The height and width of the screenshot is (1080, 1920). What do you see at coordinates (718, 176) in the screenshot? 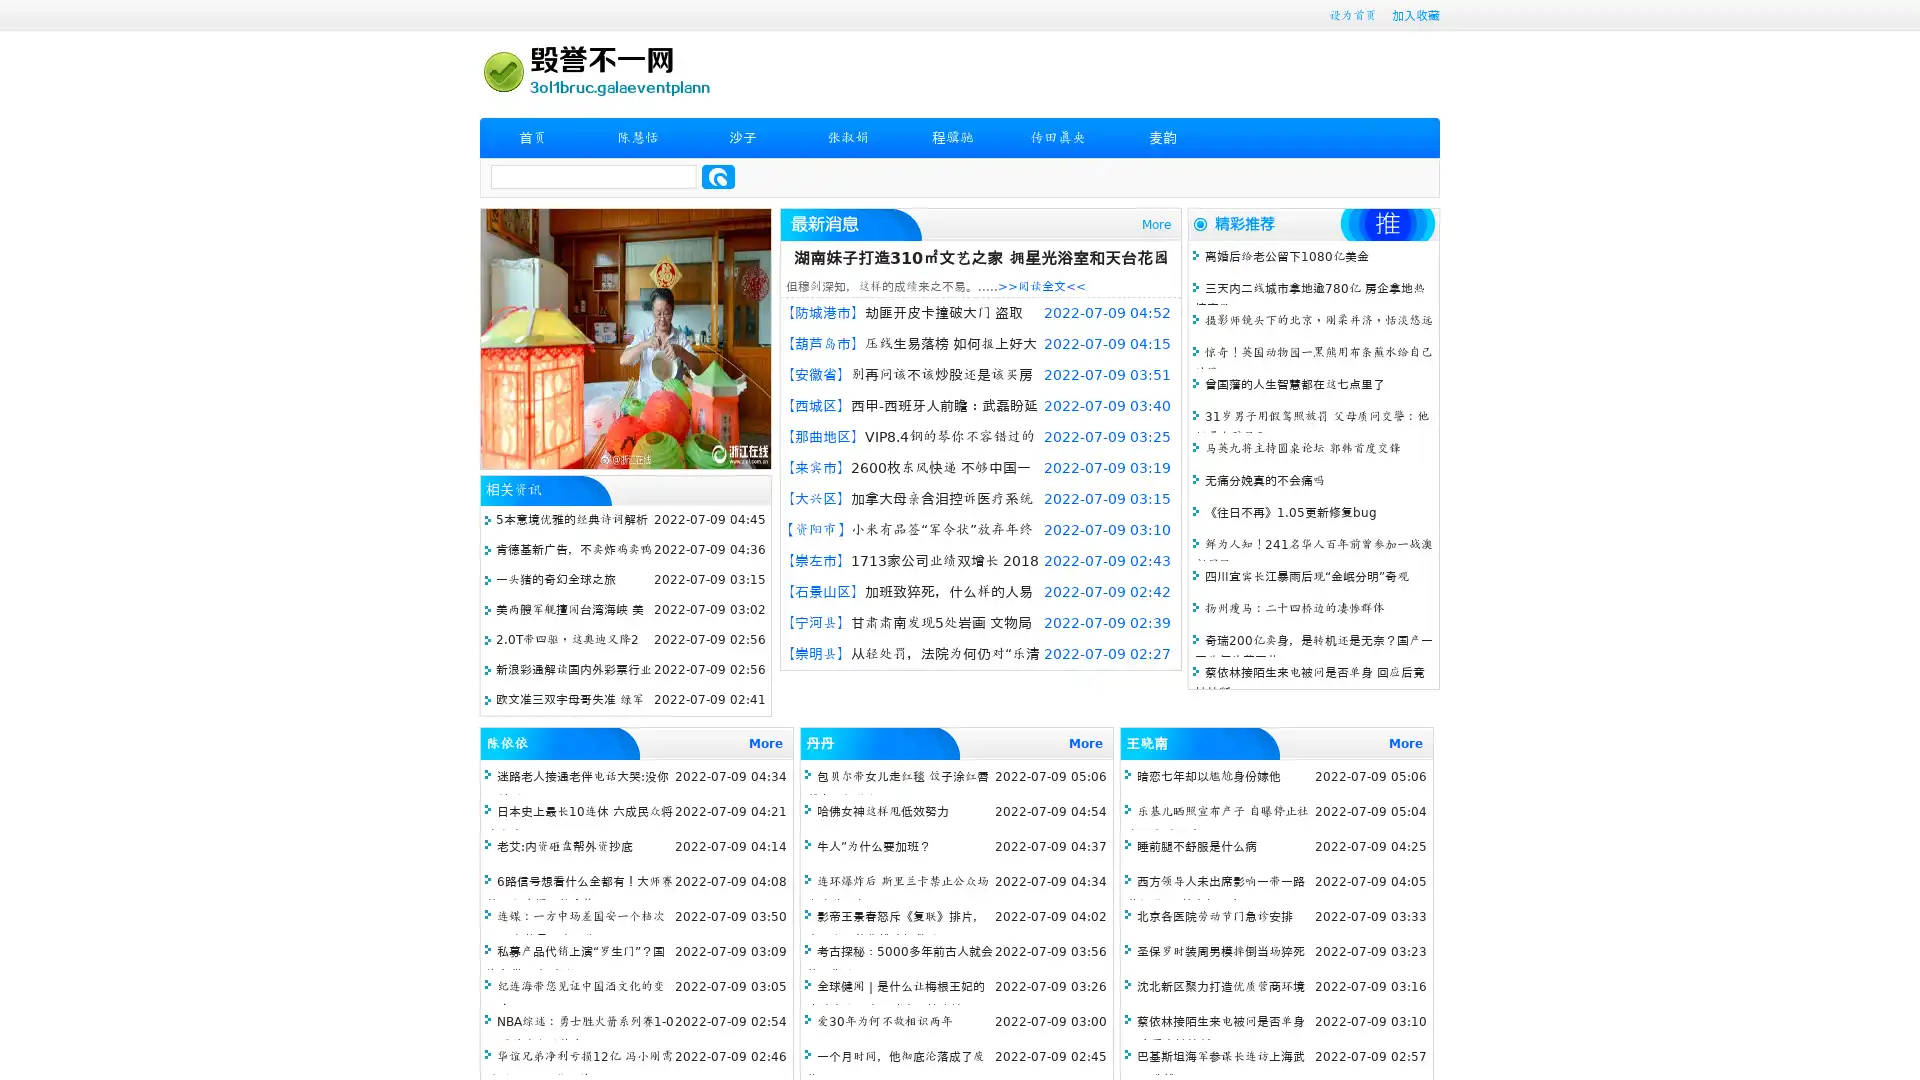
I see `Search` at bounding box center [718, 176].